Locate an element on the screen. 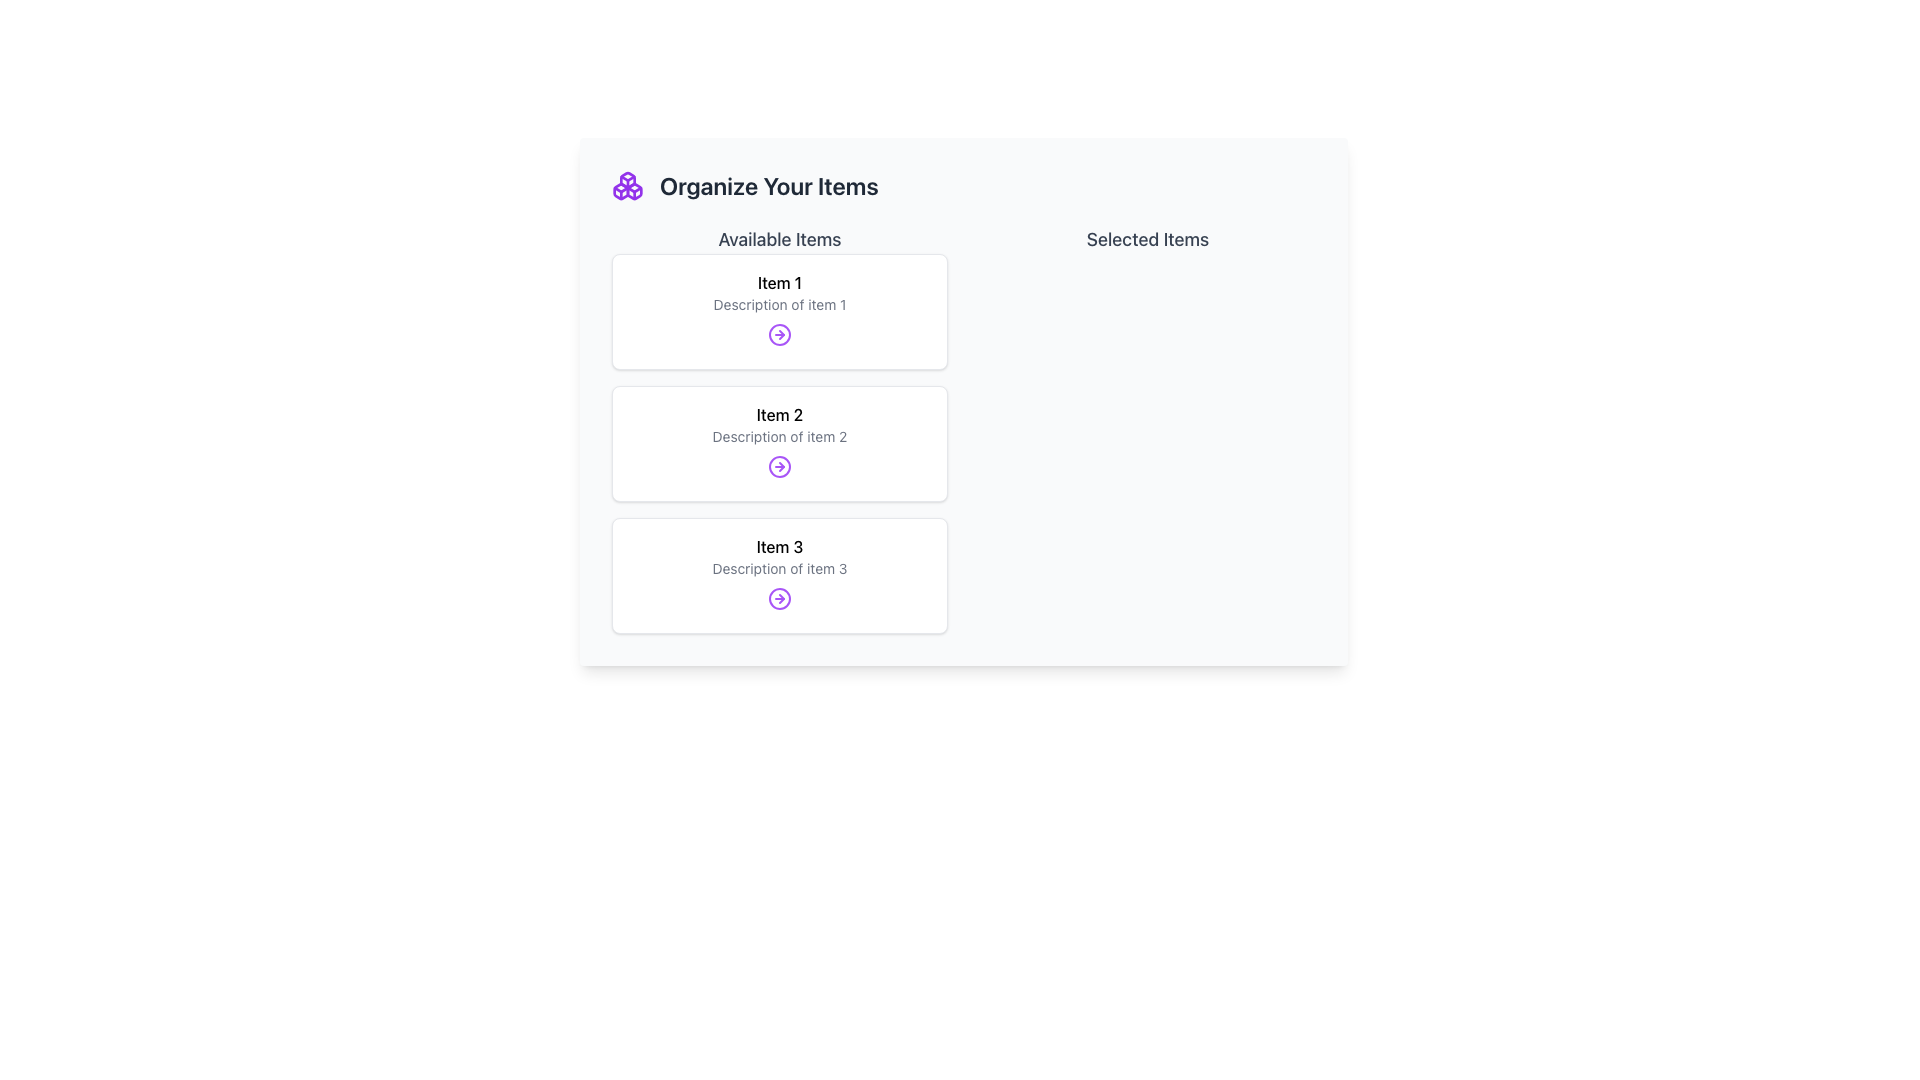  the purple circular icon with a white interior and a rightward-pointing arrow, located at the bottom of the last card in the 'Available Items' section, below 'Description of item 3' is located at coordinates (778, 597).